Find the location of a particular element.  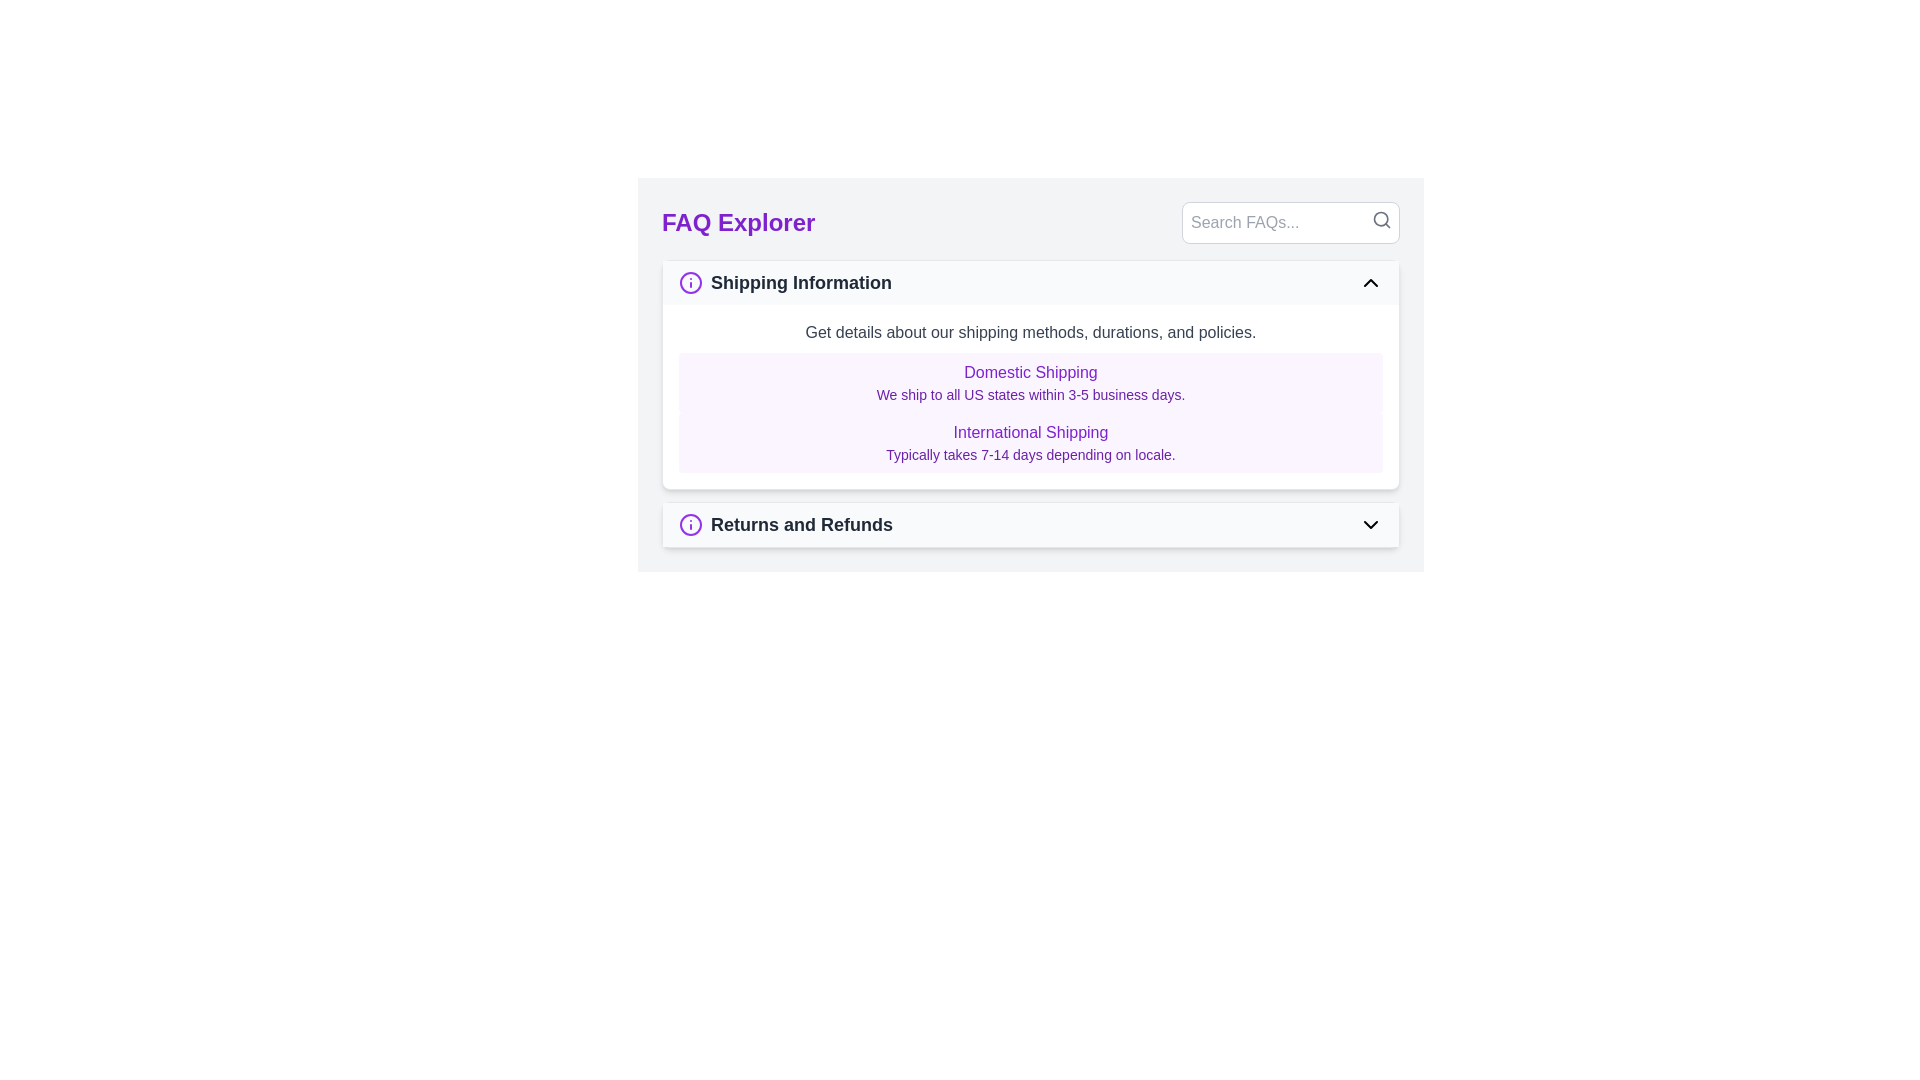

the Static Text element that serves as the title or heading for the FAQ section of the interface is located at coordinates (737, 223).